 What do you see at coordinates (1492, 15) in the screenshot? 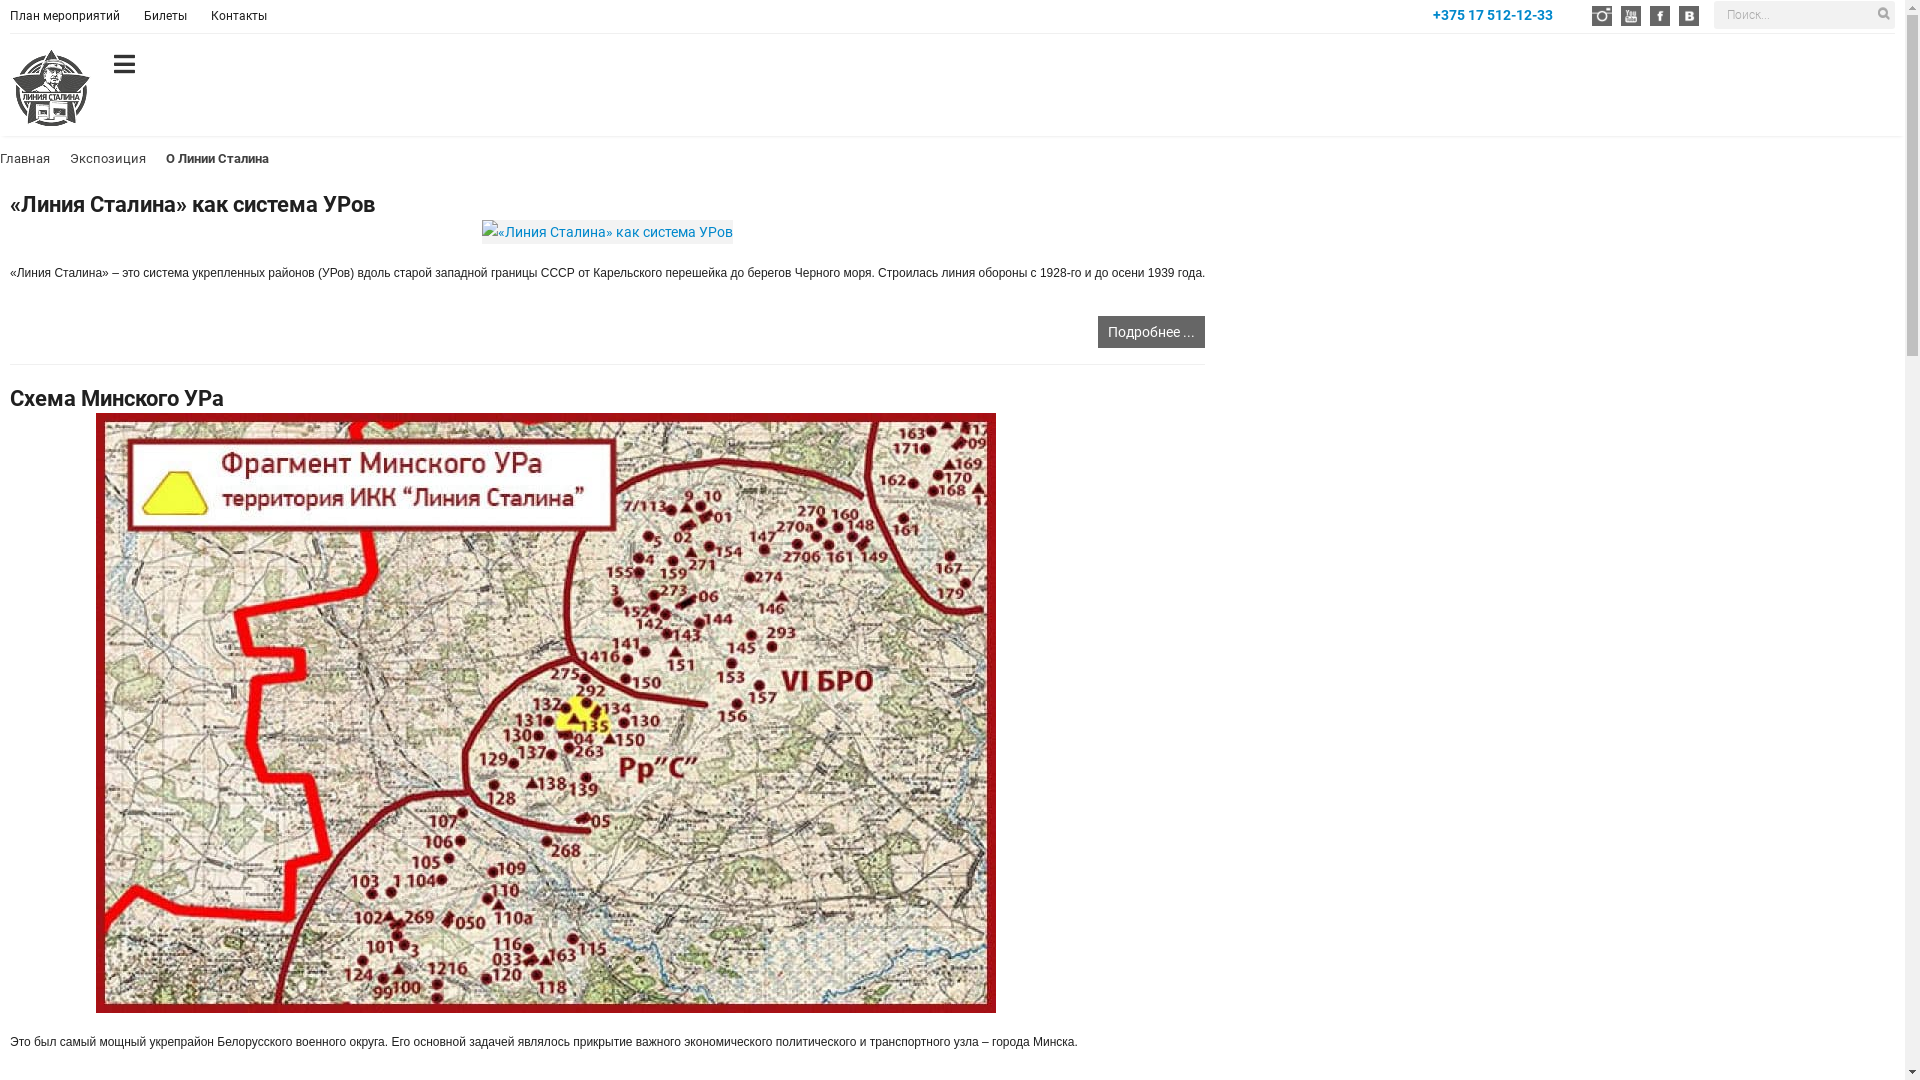
I see `'+375 17 512-12-33'` at bounding box center [1492, 15].